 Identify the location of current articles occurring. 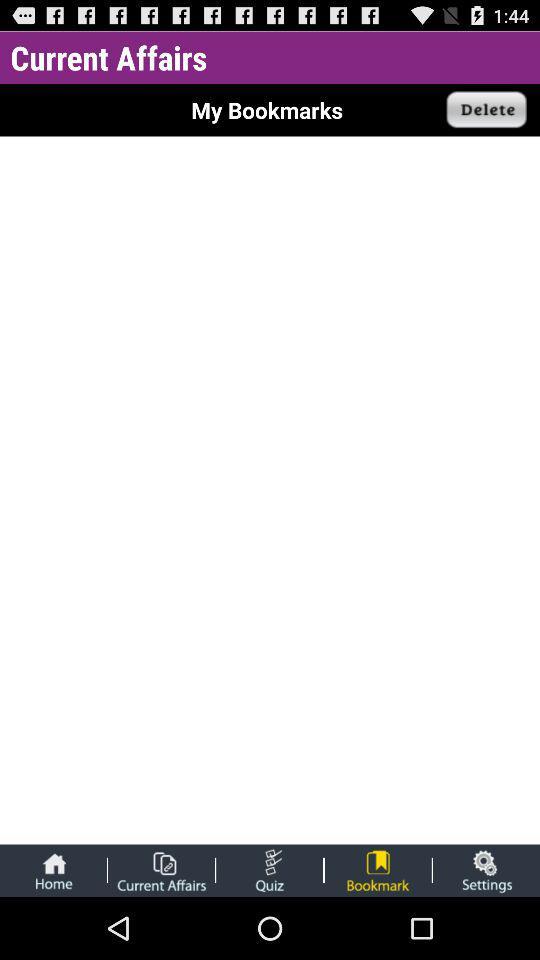
(160, 869).